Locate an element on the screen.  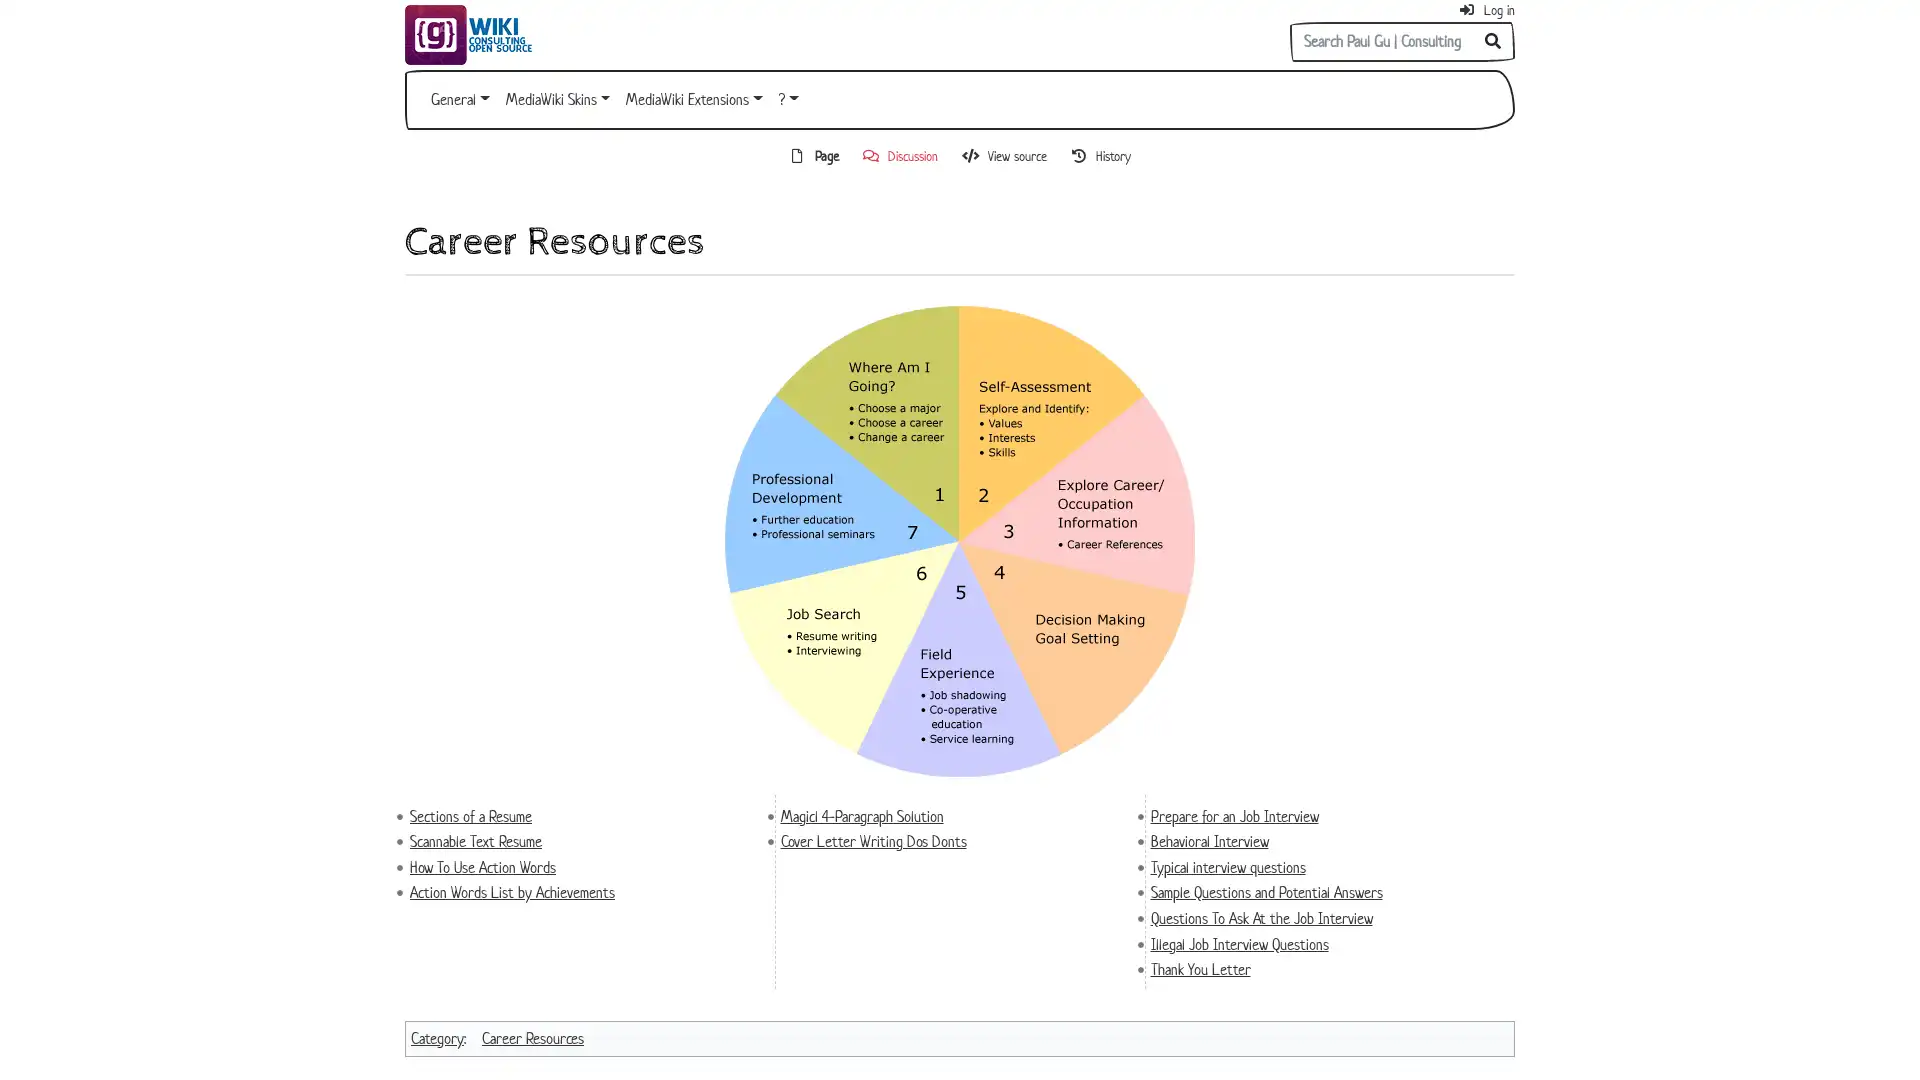
Go to page is located at coordinates (1493, 42).